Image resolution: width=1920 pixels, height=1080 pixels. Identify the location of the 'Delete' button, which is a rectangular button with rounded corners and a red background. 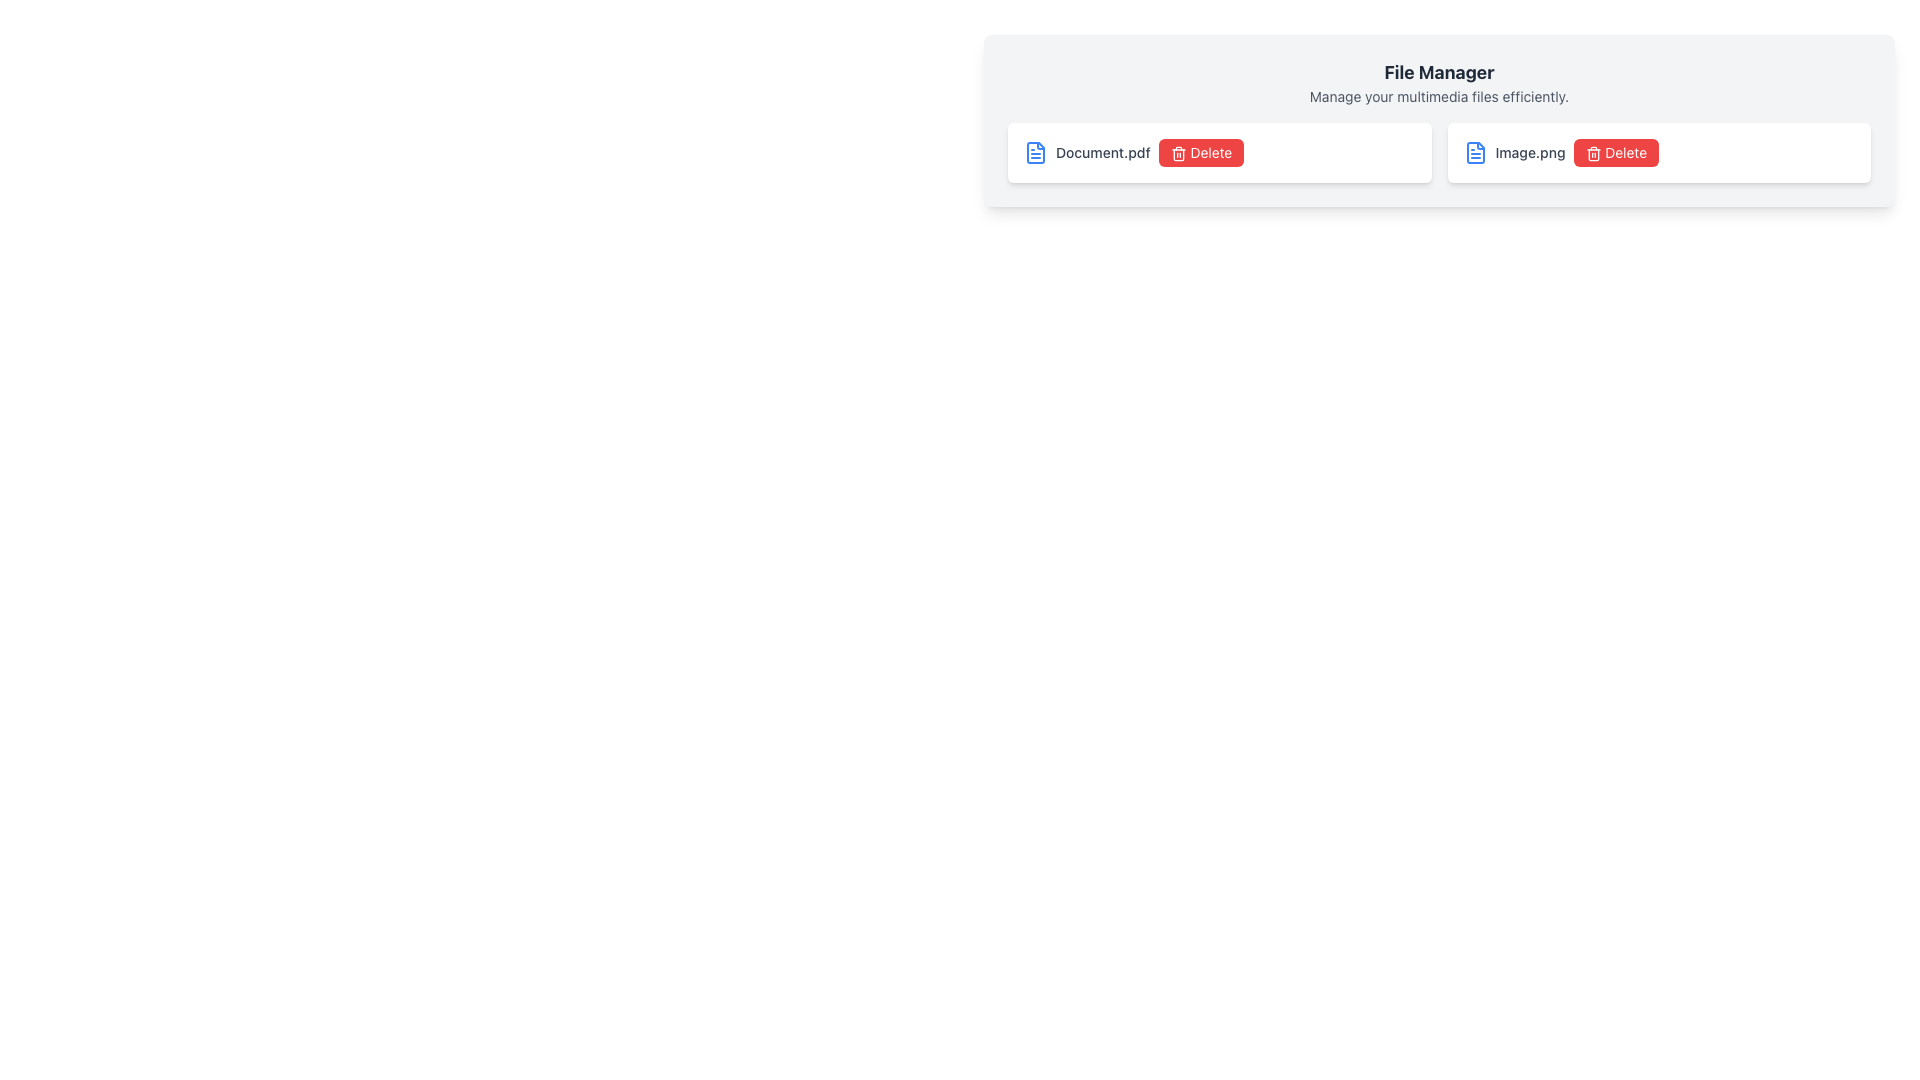
(1200, 152).